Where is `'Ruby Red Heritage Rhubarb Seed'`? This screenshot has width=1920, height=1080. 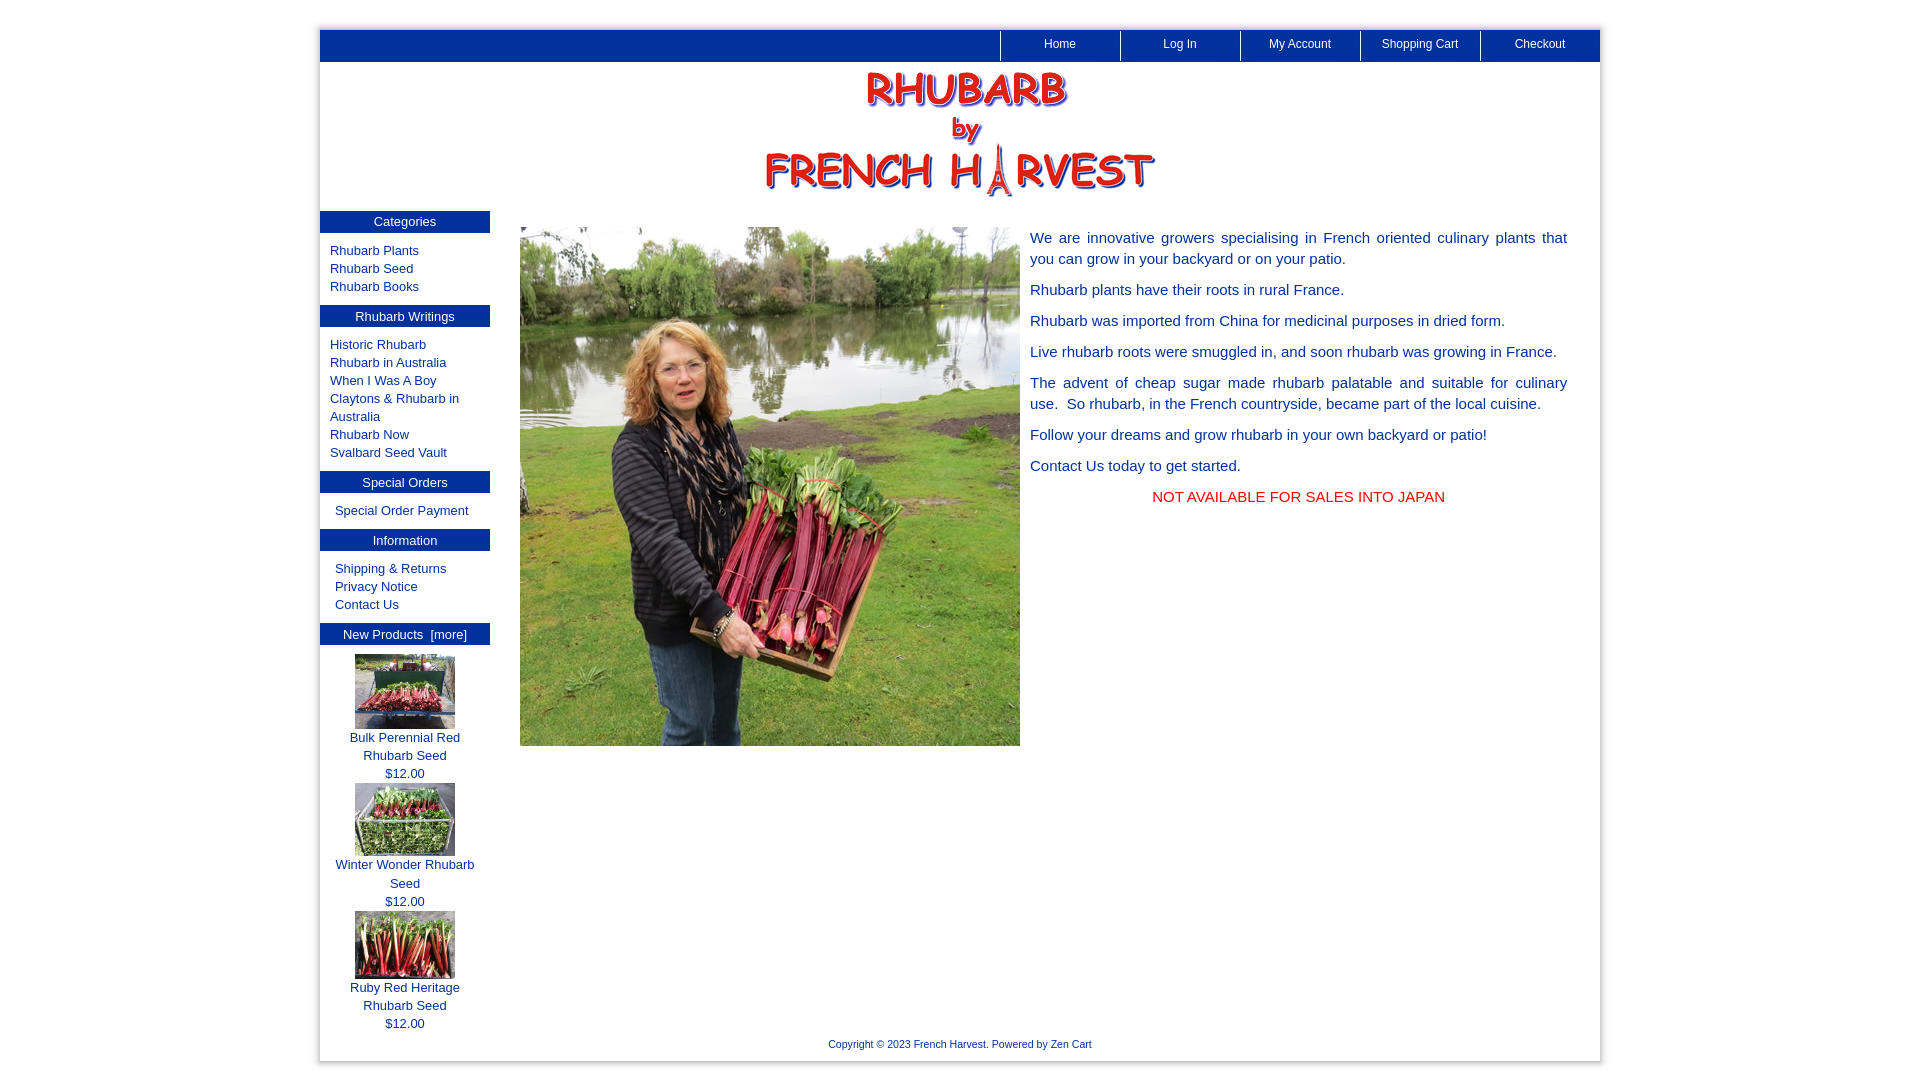
'Ruby Red Heritage Rhubarb Seed' is located at coordinates (403, 945).